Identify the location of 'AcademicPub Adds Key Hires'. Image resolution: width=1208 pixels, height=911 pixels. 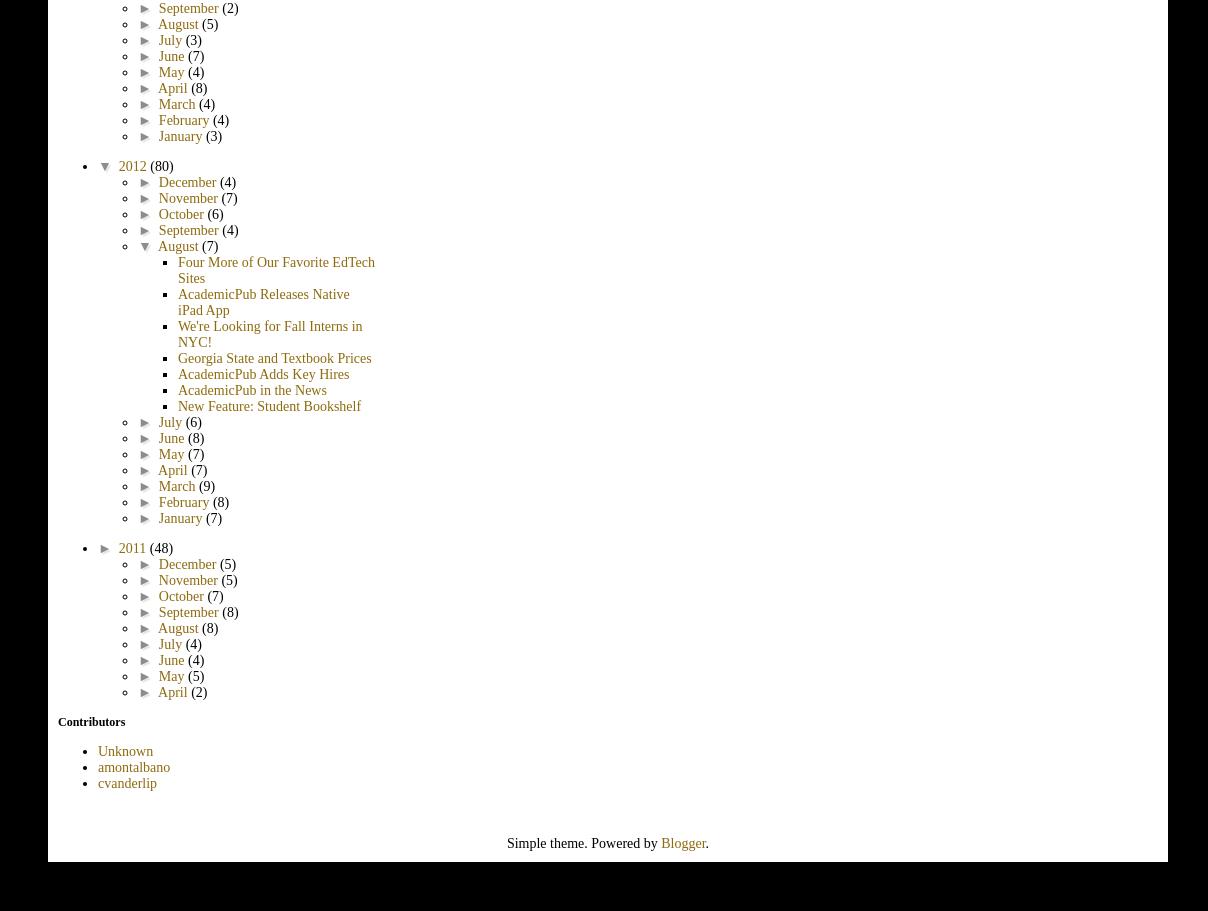
(263, 373).